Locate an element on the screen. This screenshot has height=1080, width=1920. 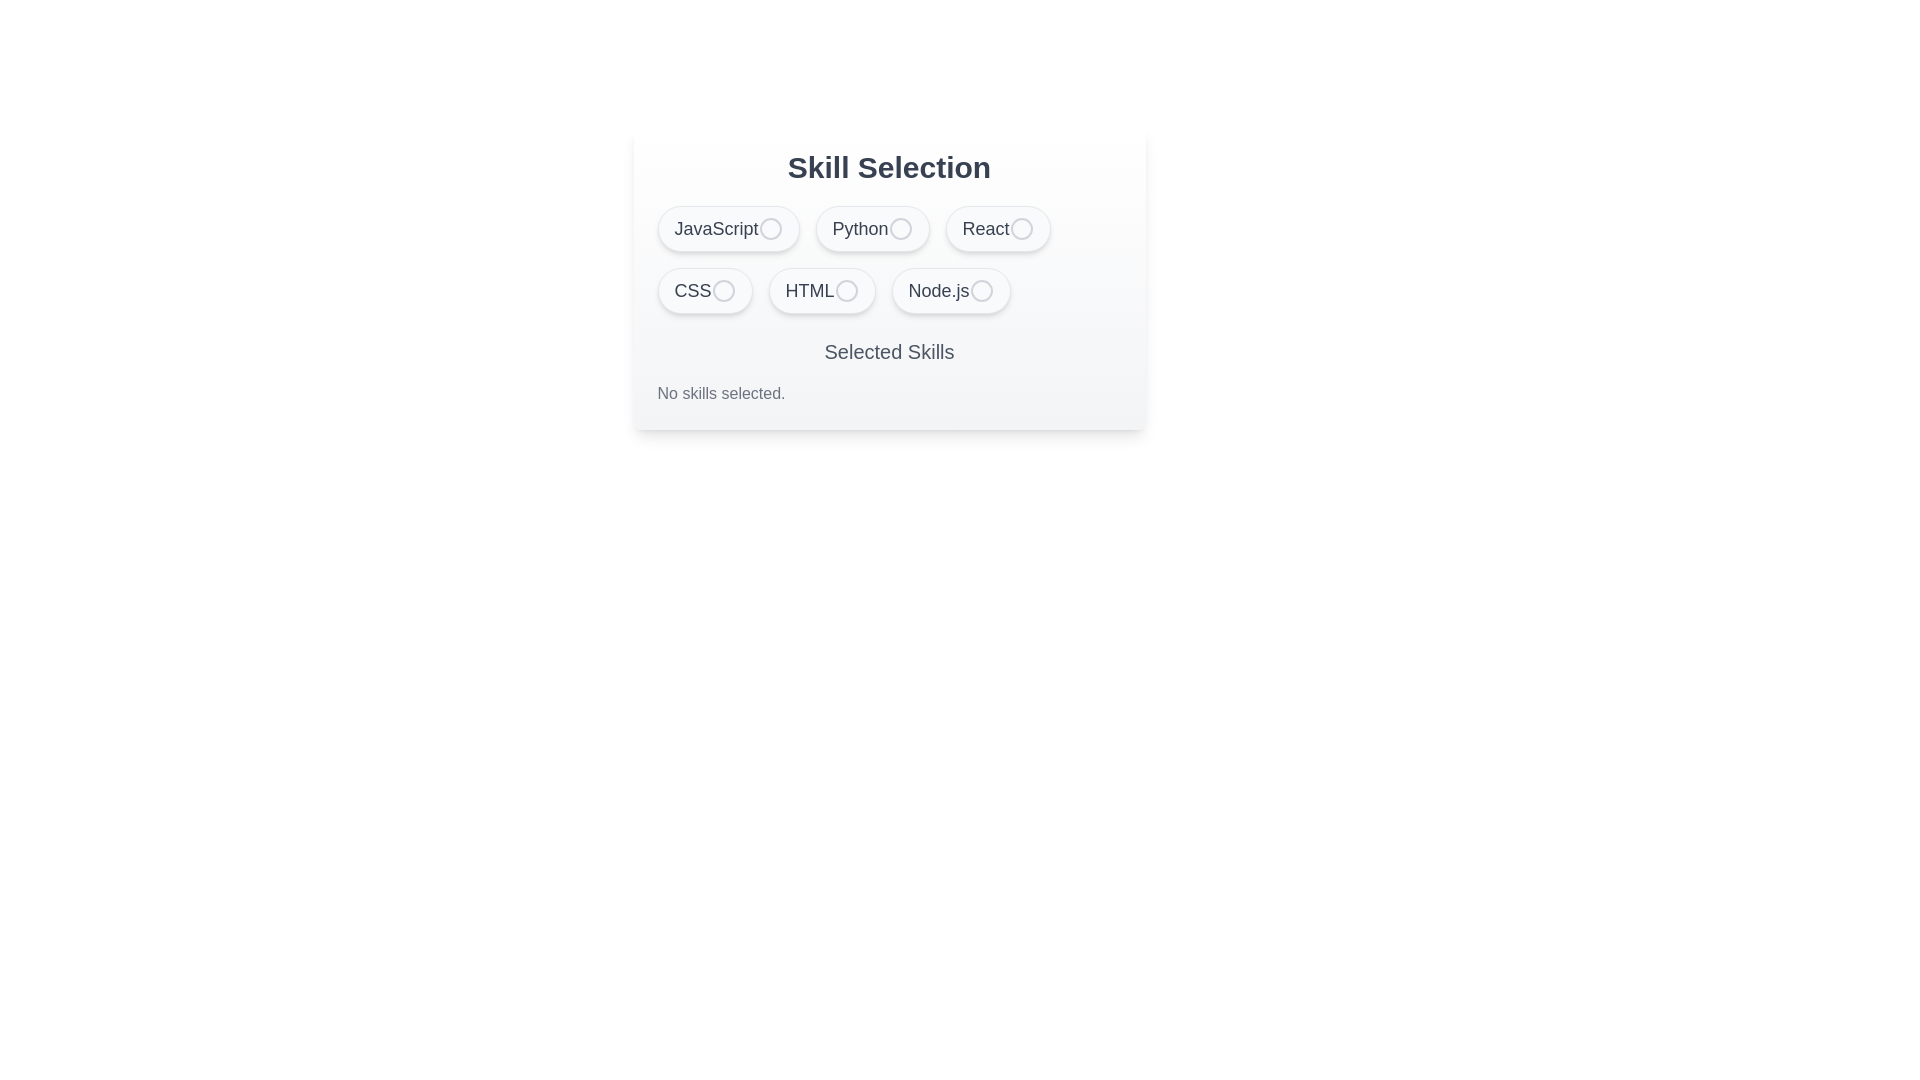
the fifth button in a horizontal list of six buttons located in the bottom row is located at coordinates (821, 290).